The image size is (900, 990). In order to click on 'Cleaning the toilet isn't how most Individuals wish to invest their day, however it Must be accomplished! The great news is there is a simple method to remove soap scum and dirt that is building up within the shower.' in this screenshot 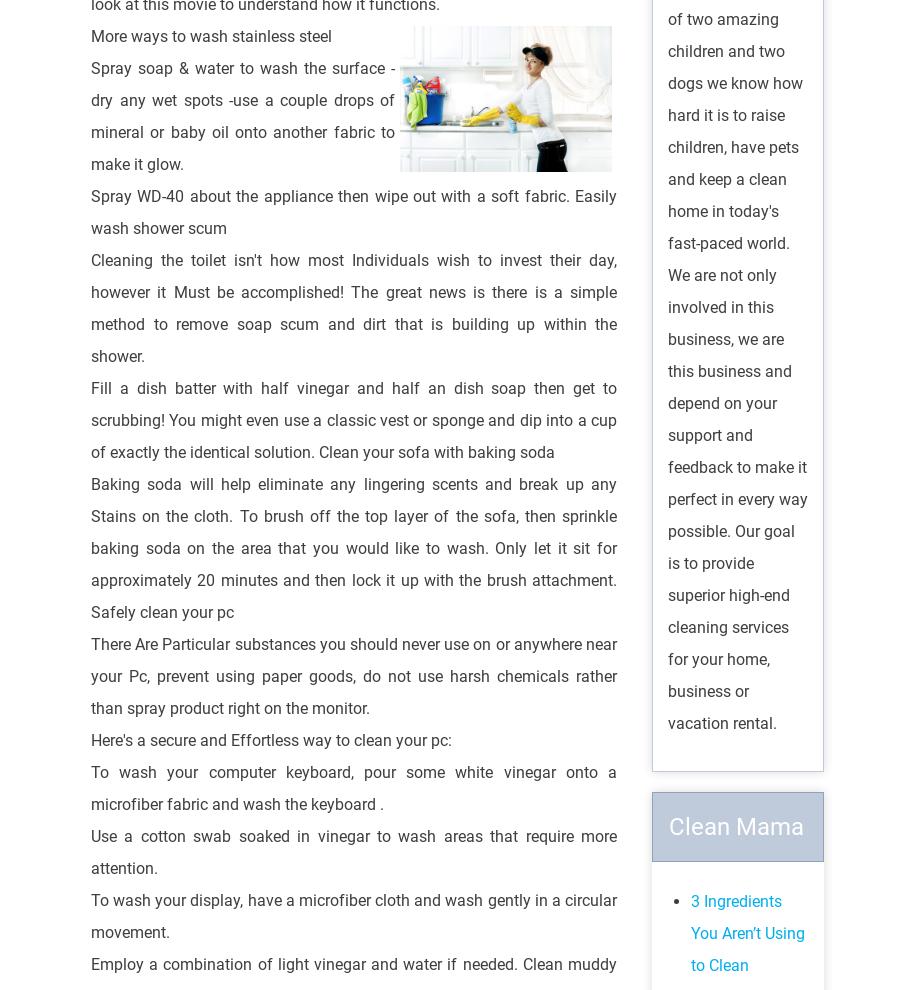, I will do `click(353, 306)`.